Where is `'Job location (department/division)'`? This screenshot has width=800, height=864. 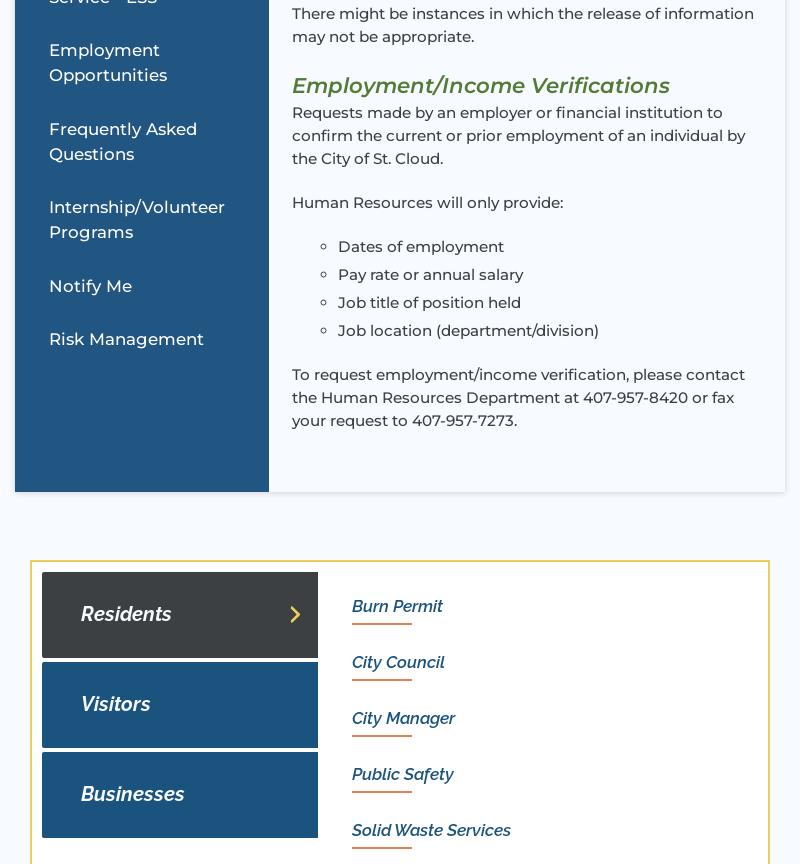
'Job location (department/division)' is located at coordinates (337, 329).